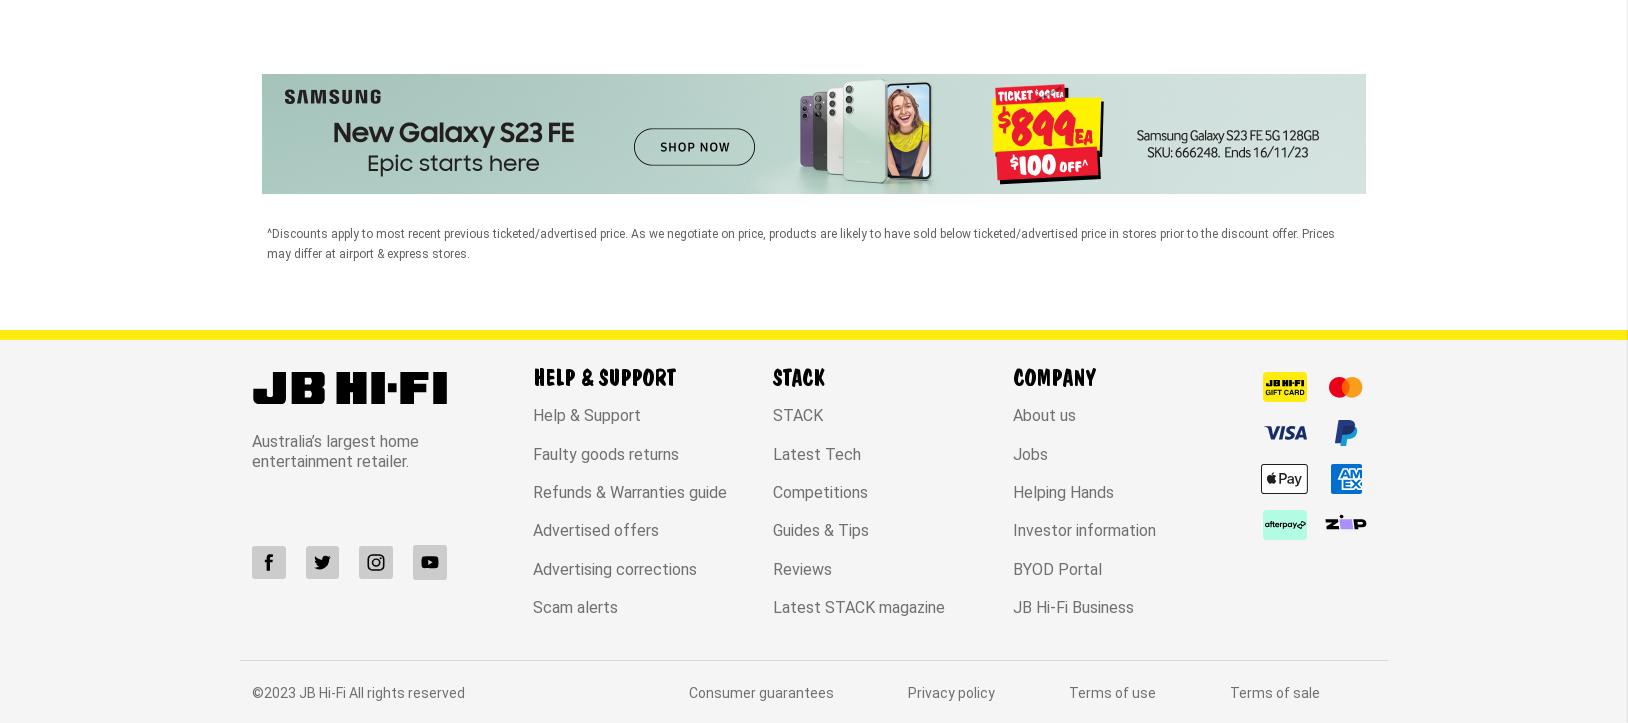 The image size is (1628, 723). Describe the element at coordinates (761, 523) in the screenshot. I see `'Consumer guarantees'` at that location.